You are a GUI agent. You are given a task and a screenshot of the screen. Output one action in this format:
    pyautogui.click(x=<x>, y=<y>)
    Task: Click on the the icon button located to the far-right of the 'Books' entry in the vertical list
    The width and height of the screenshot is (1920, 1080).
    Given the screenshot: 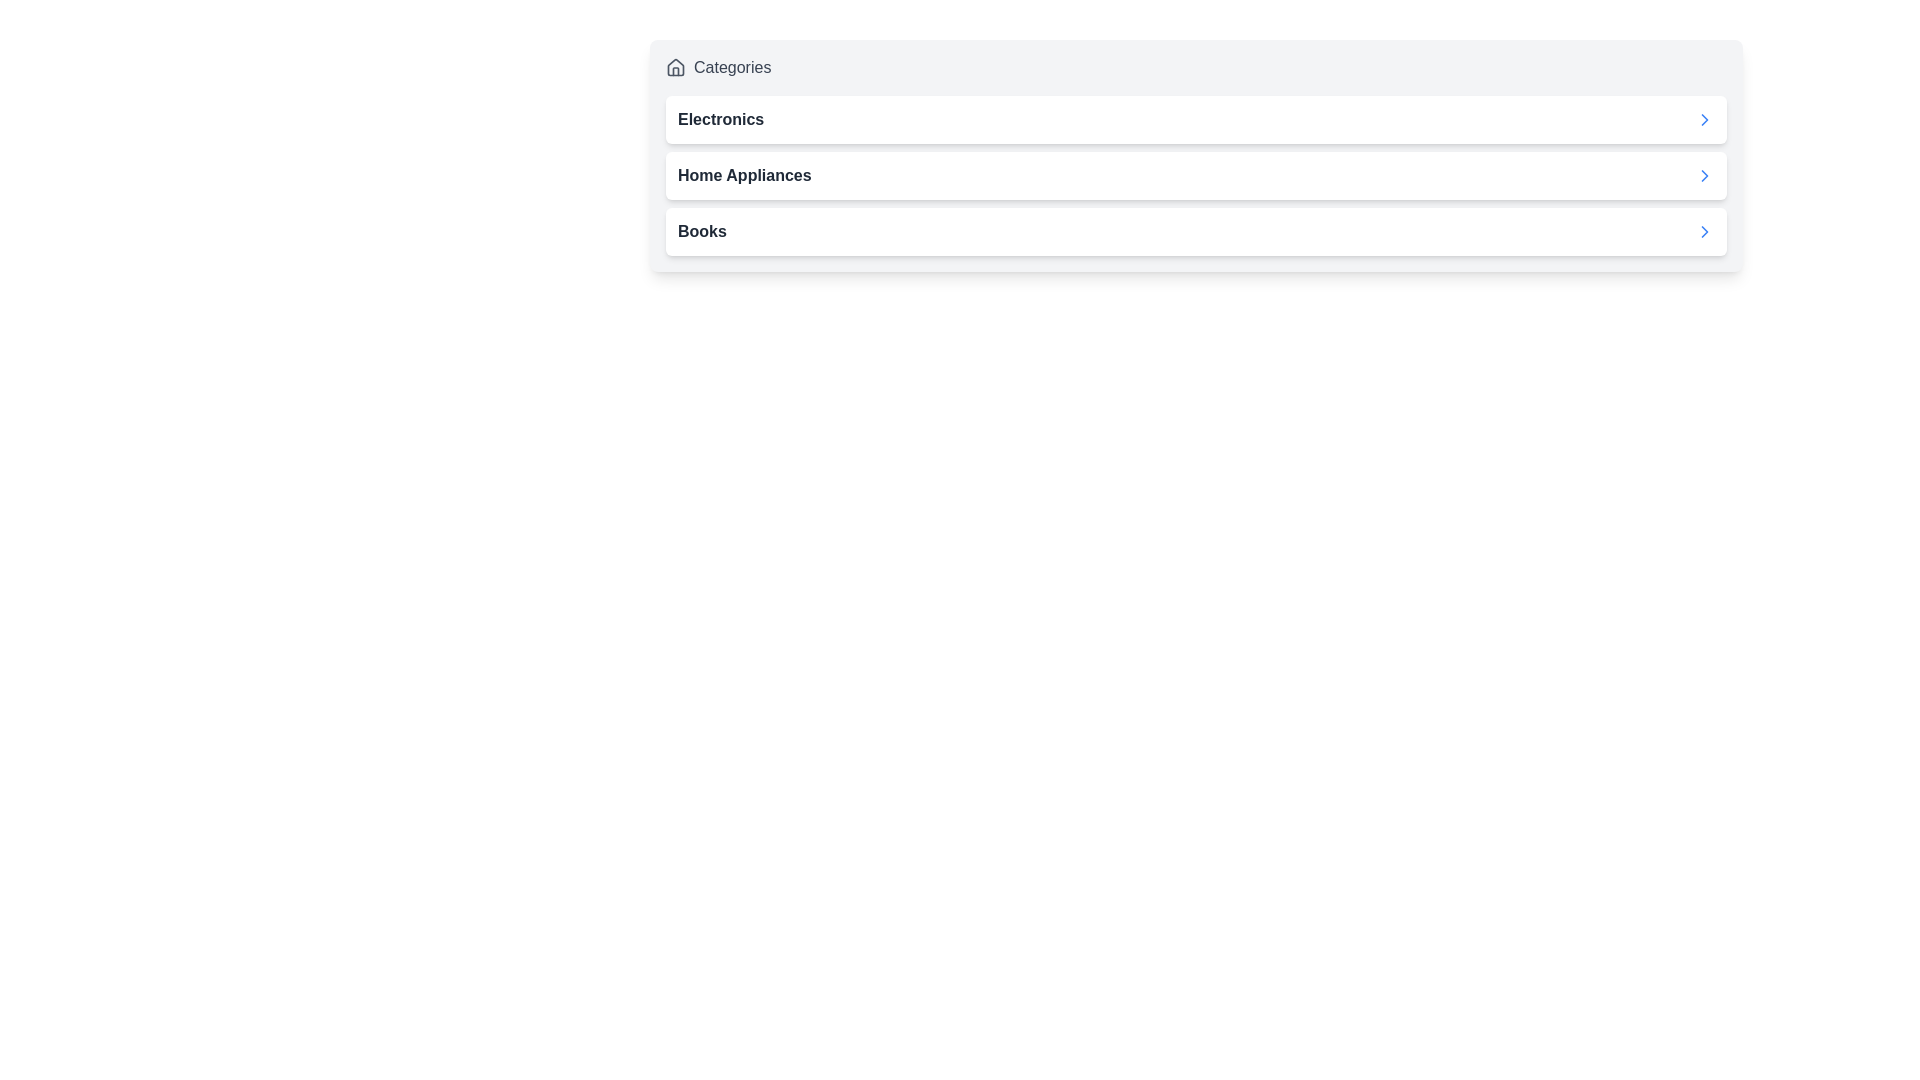 What is the action you would take?
    pyautogui.click(x=1703, y=230)
    